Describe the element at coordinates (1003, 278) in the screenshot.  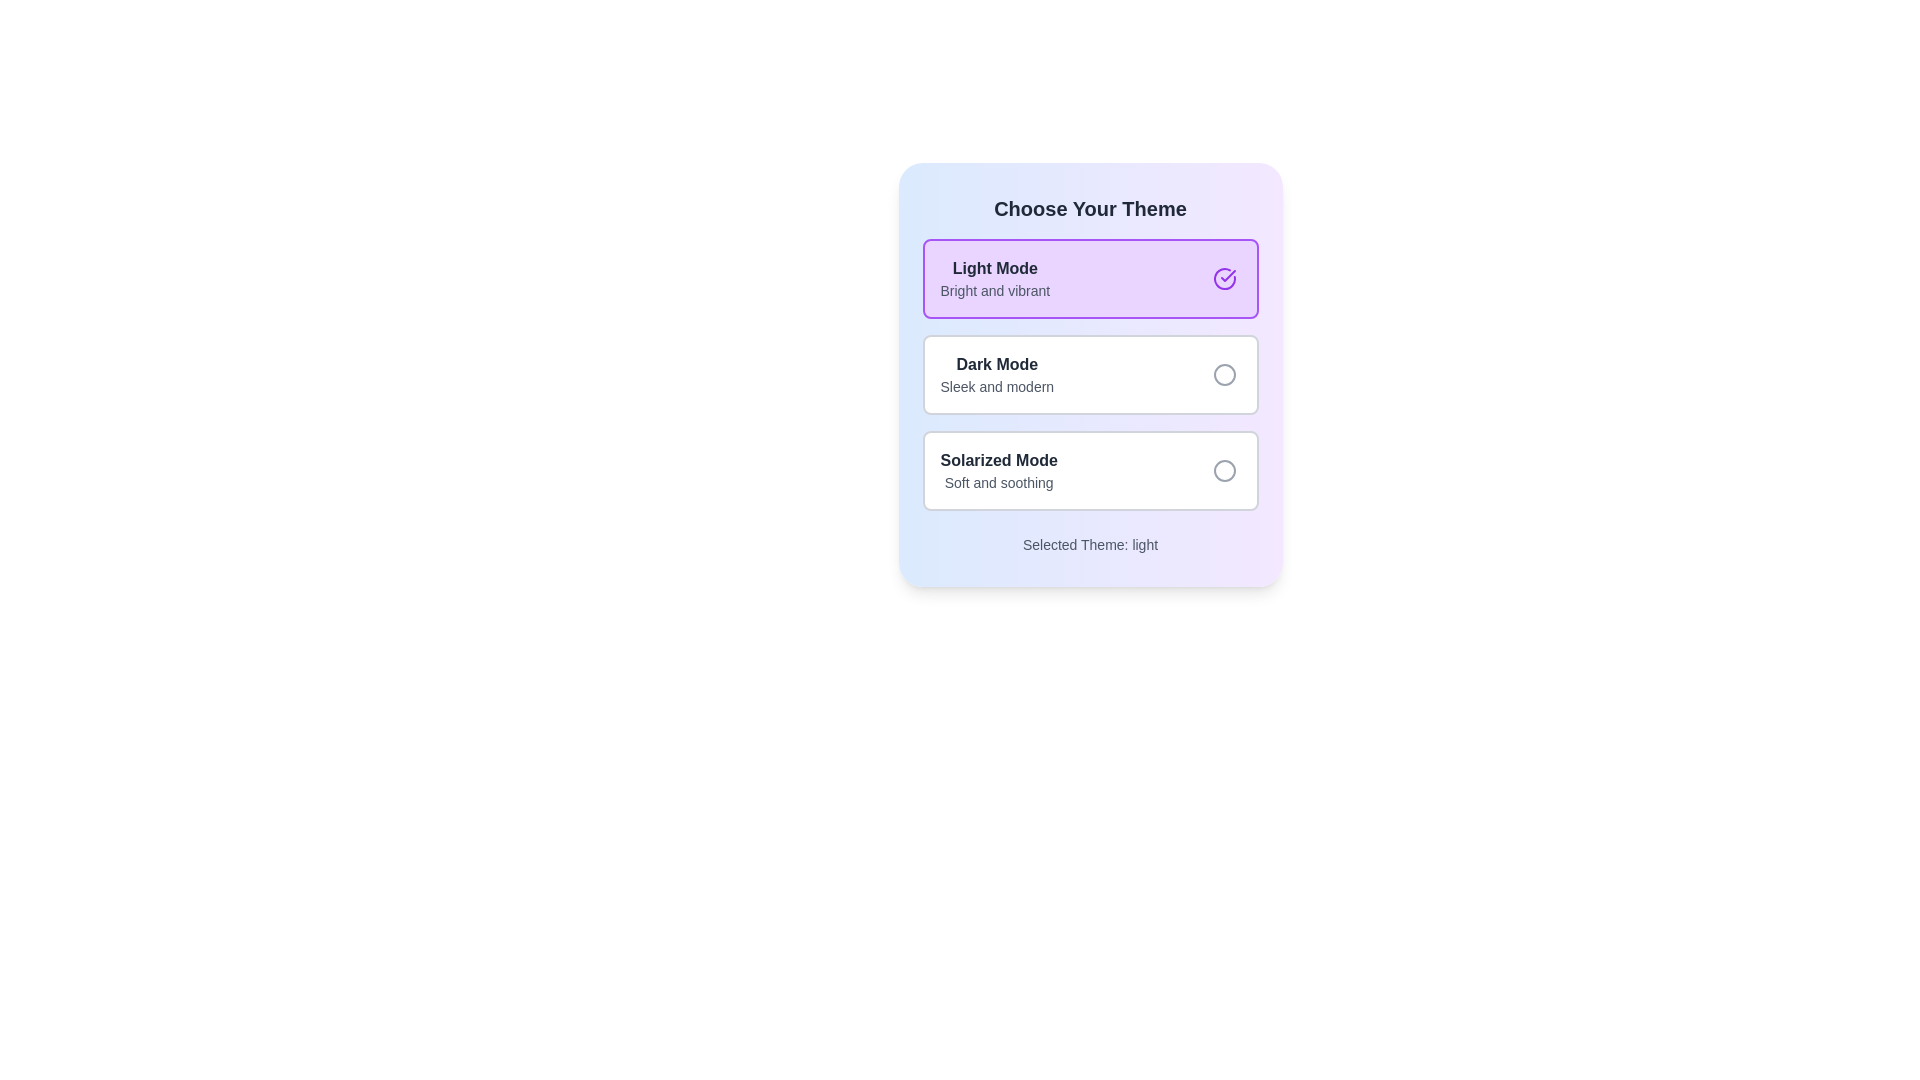
I see `text of the 'Light Mode' theme option label located near the top left of the theme selection menu` at that location.